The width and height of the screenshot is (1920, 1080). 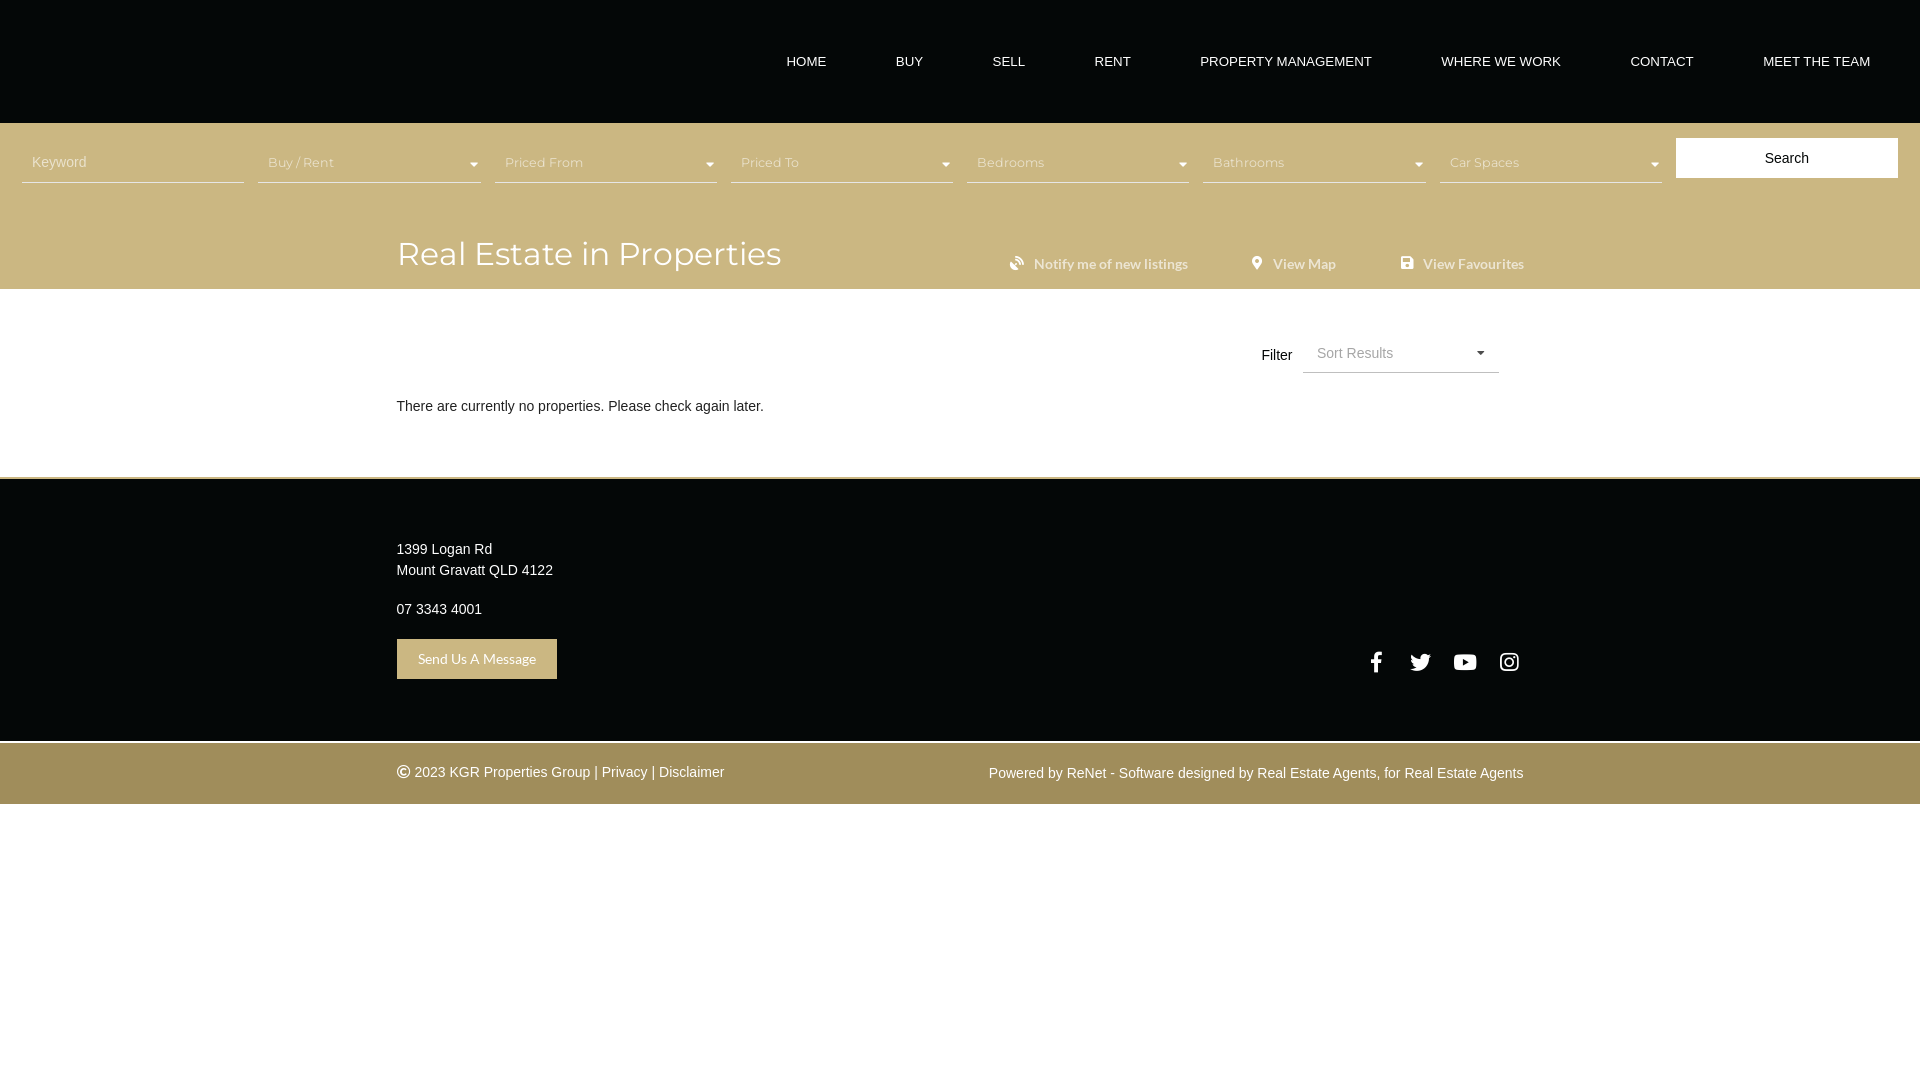 What do you see at coordinates (1786, 157) in the screenshot?
I see `'Search'` at bounding box center [1786, 157].